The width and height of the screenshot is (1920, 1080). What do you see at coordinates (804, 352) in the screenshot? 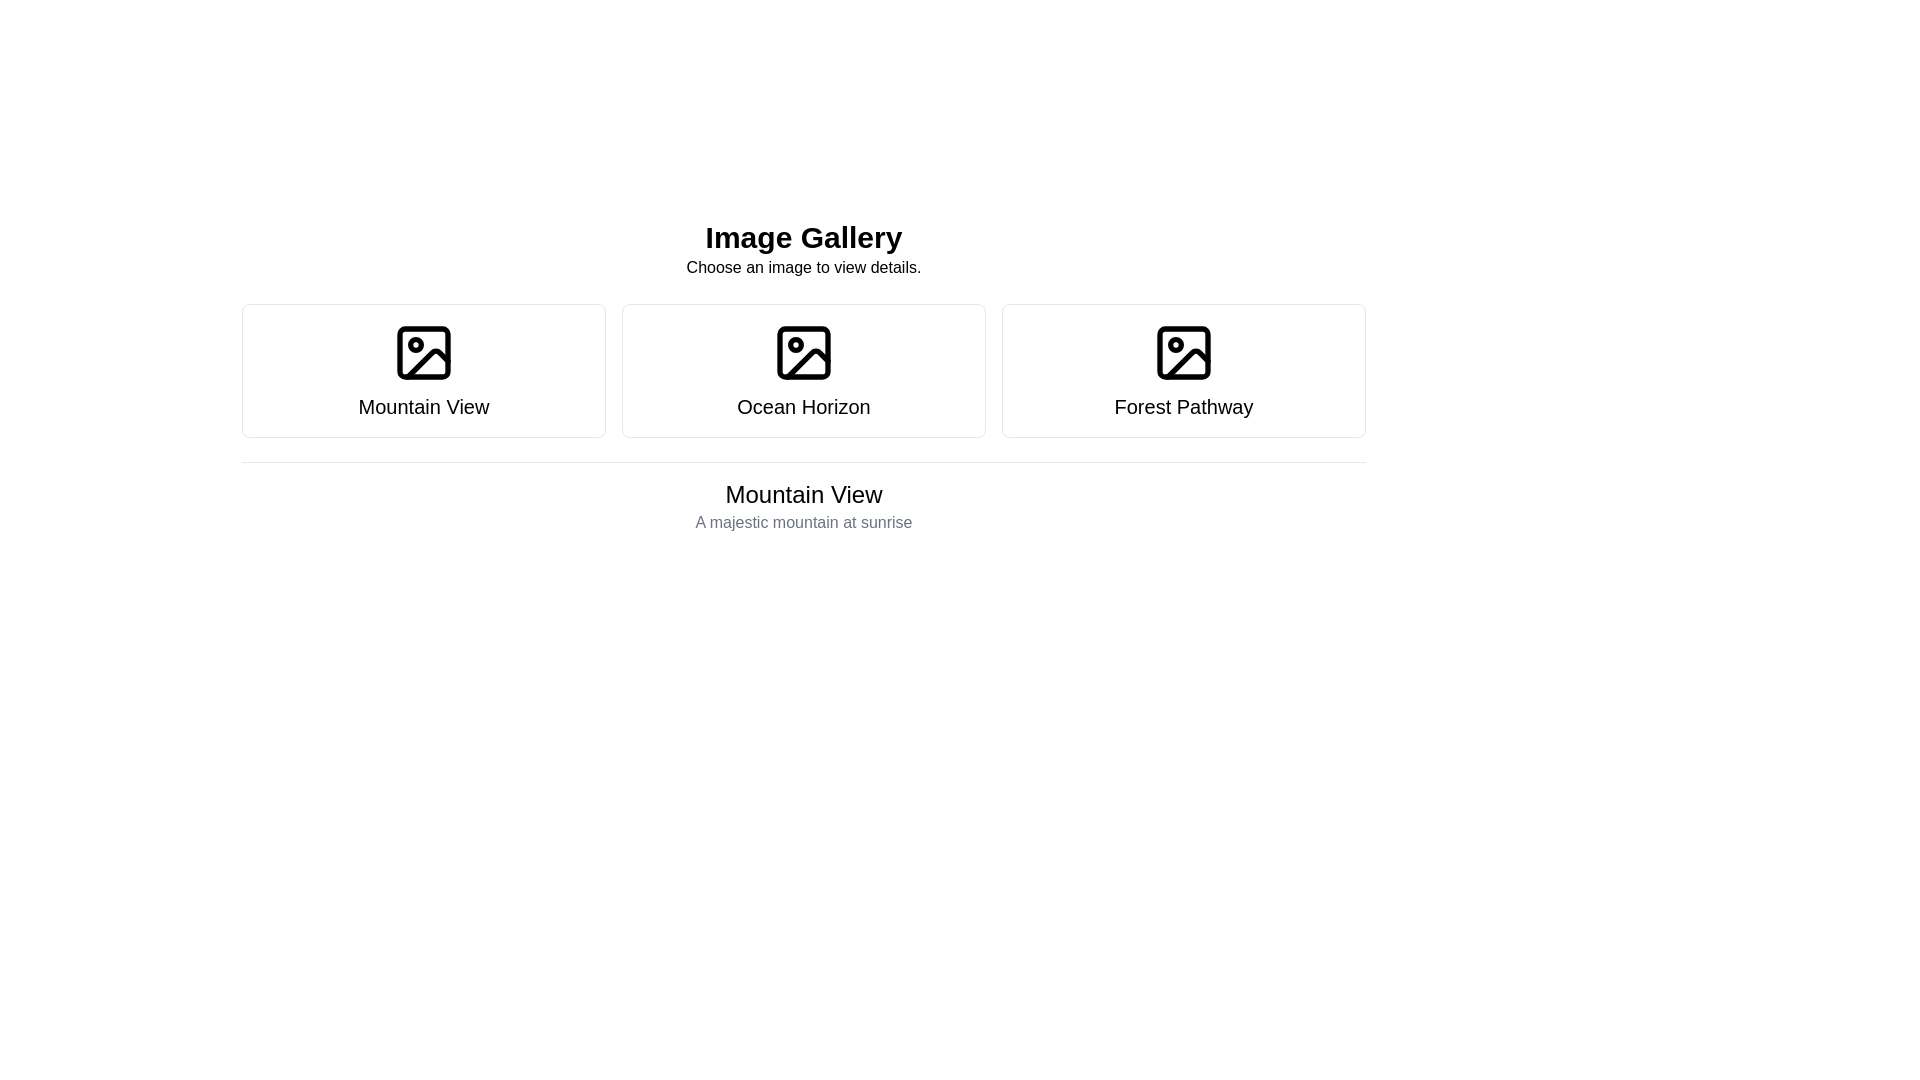
I see `the SVG rectangle with rounded corners located centrally within the Ocean Horizon image card icon` at bounding box center [804, 352].